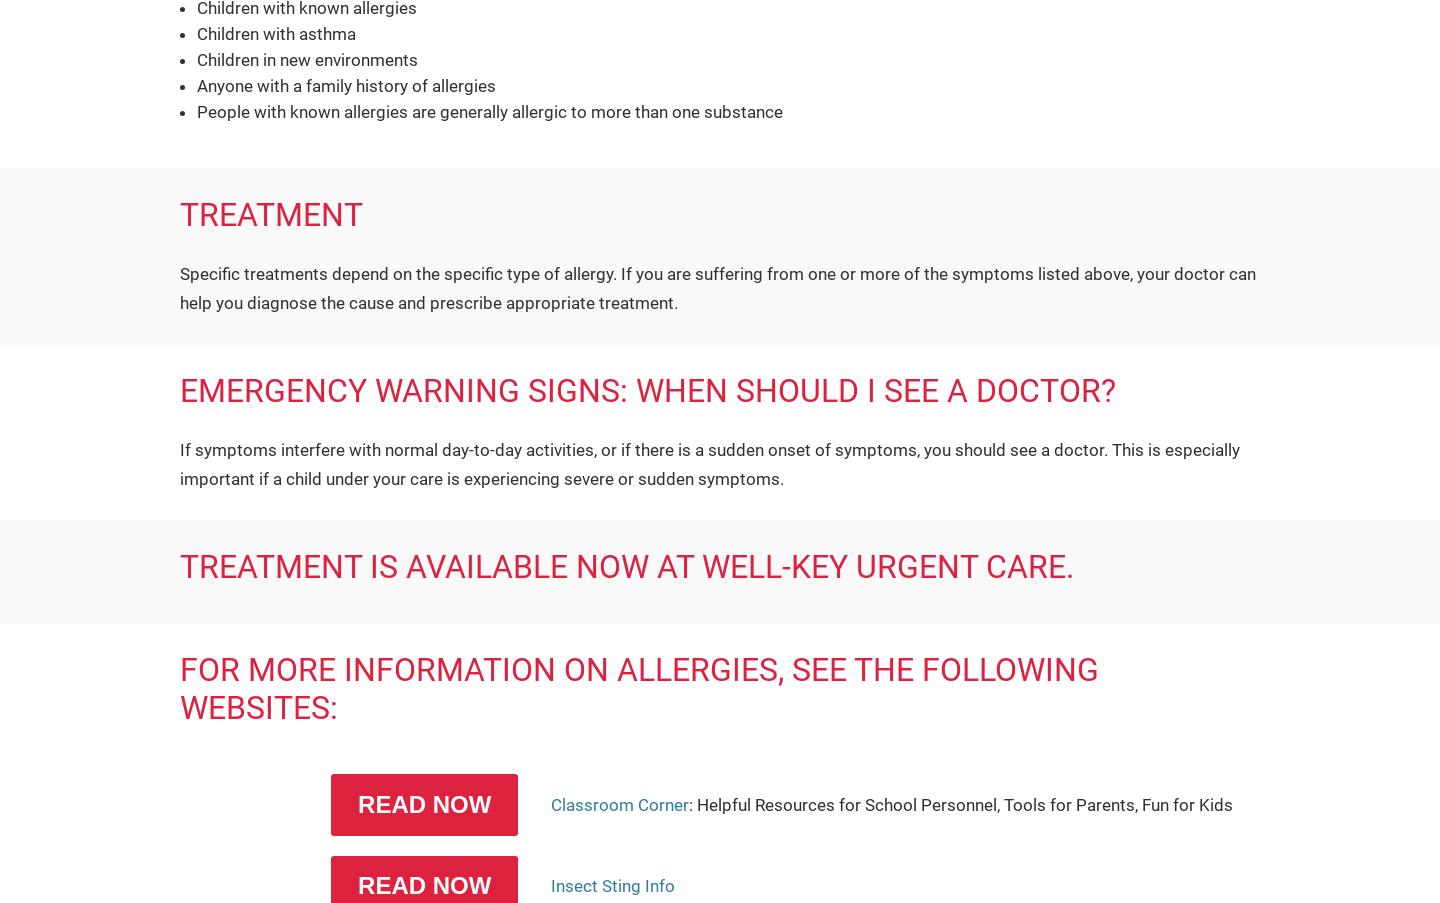 Image resolution: width=1440 pixels, height=903 pixels. Describe the element at coordinates (307, 57) in the screenshot. I see `'Children in new environments'` at that location.